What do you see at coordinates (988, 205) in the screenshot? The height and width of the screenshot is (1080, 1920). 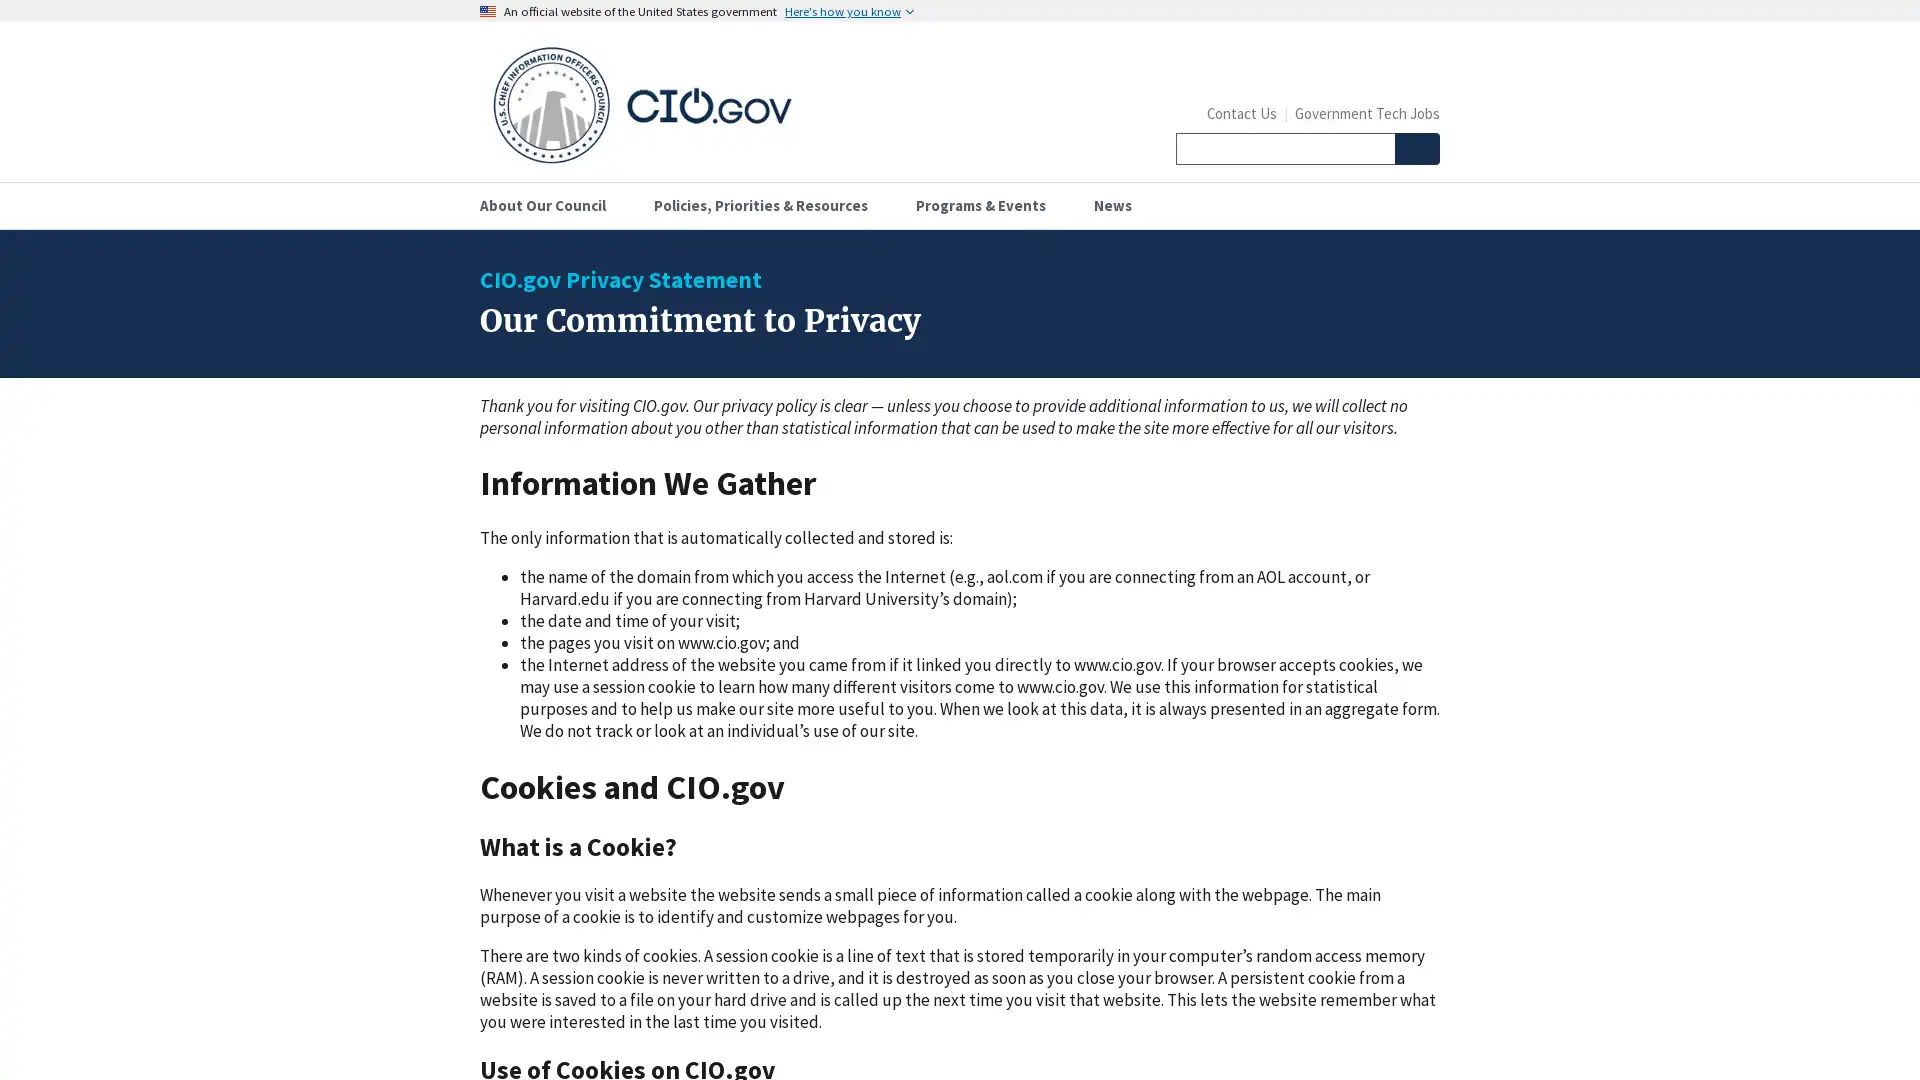 I see `Programs & Events` at bounding box center [988, 205].